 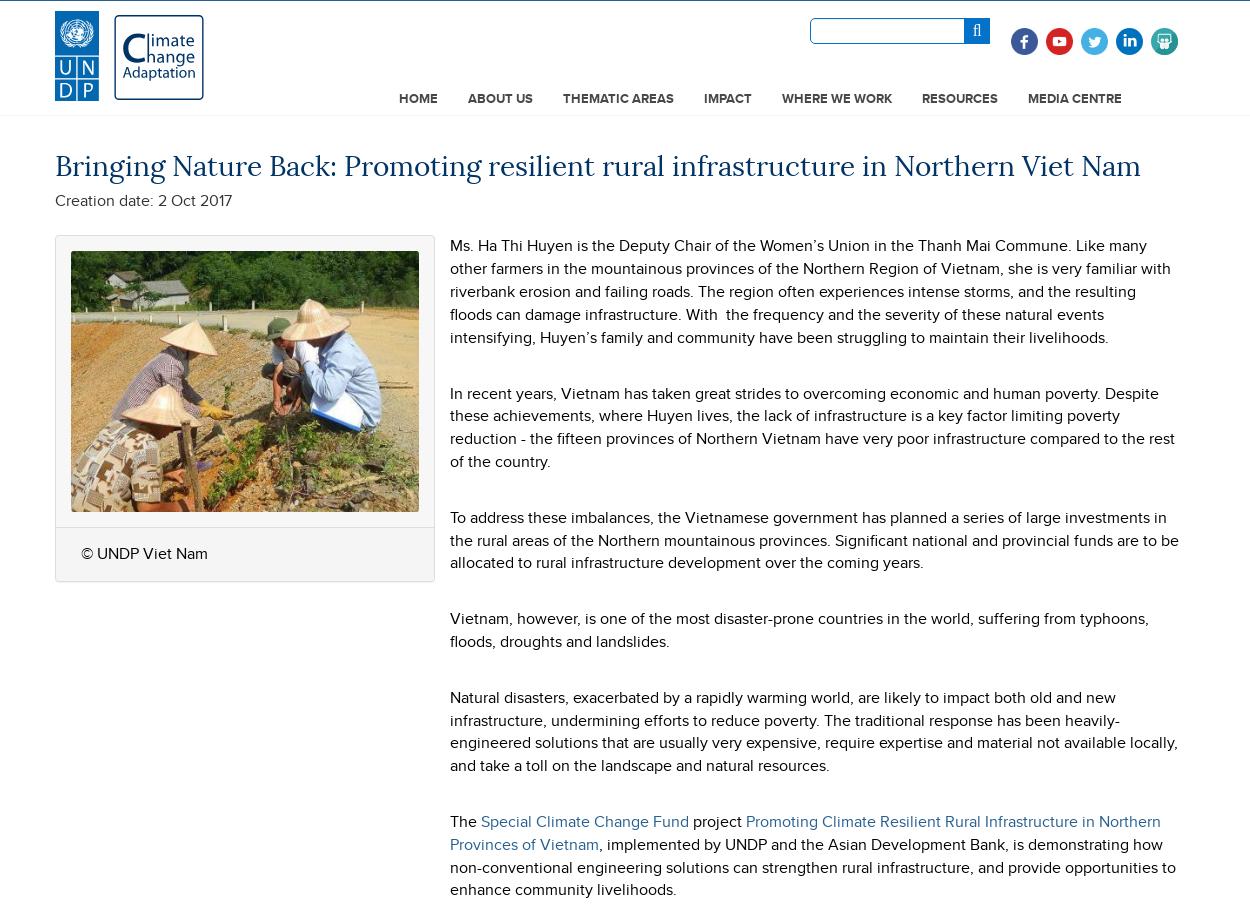 What do you see at coordinates (805, 831) in the screenshot?
I see `'Promoting Climate Resilient Rural Infrastructure in Northern Provinces of Vietnam'` at bounding box center [805, 831].